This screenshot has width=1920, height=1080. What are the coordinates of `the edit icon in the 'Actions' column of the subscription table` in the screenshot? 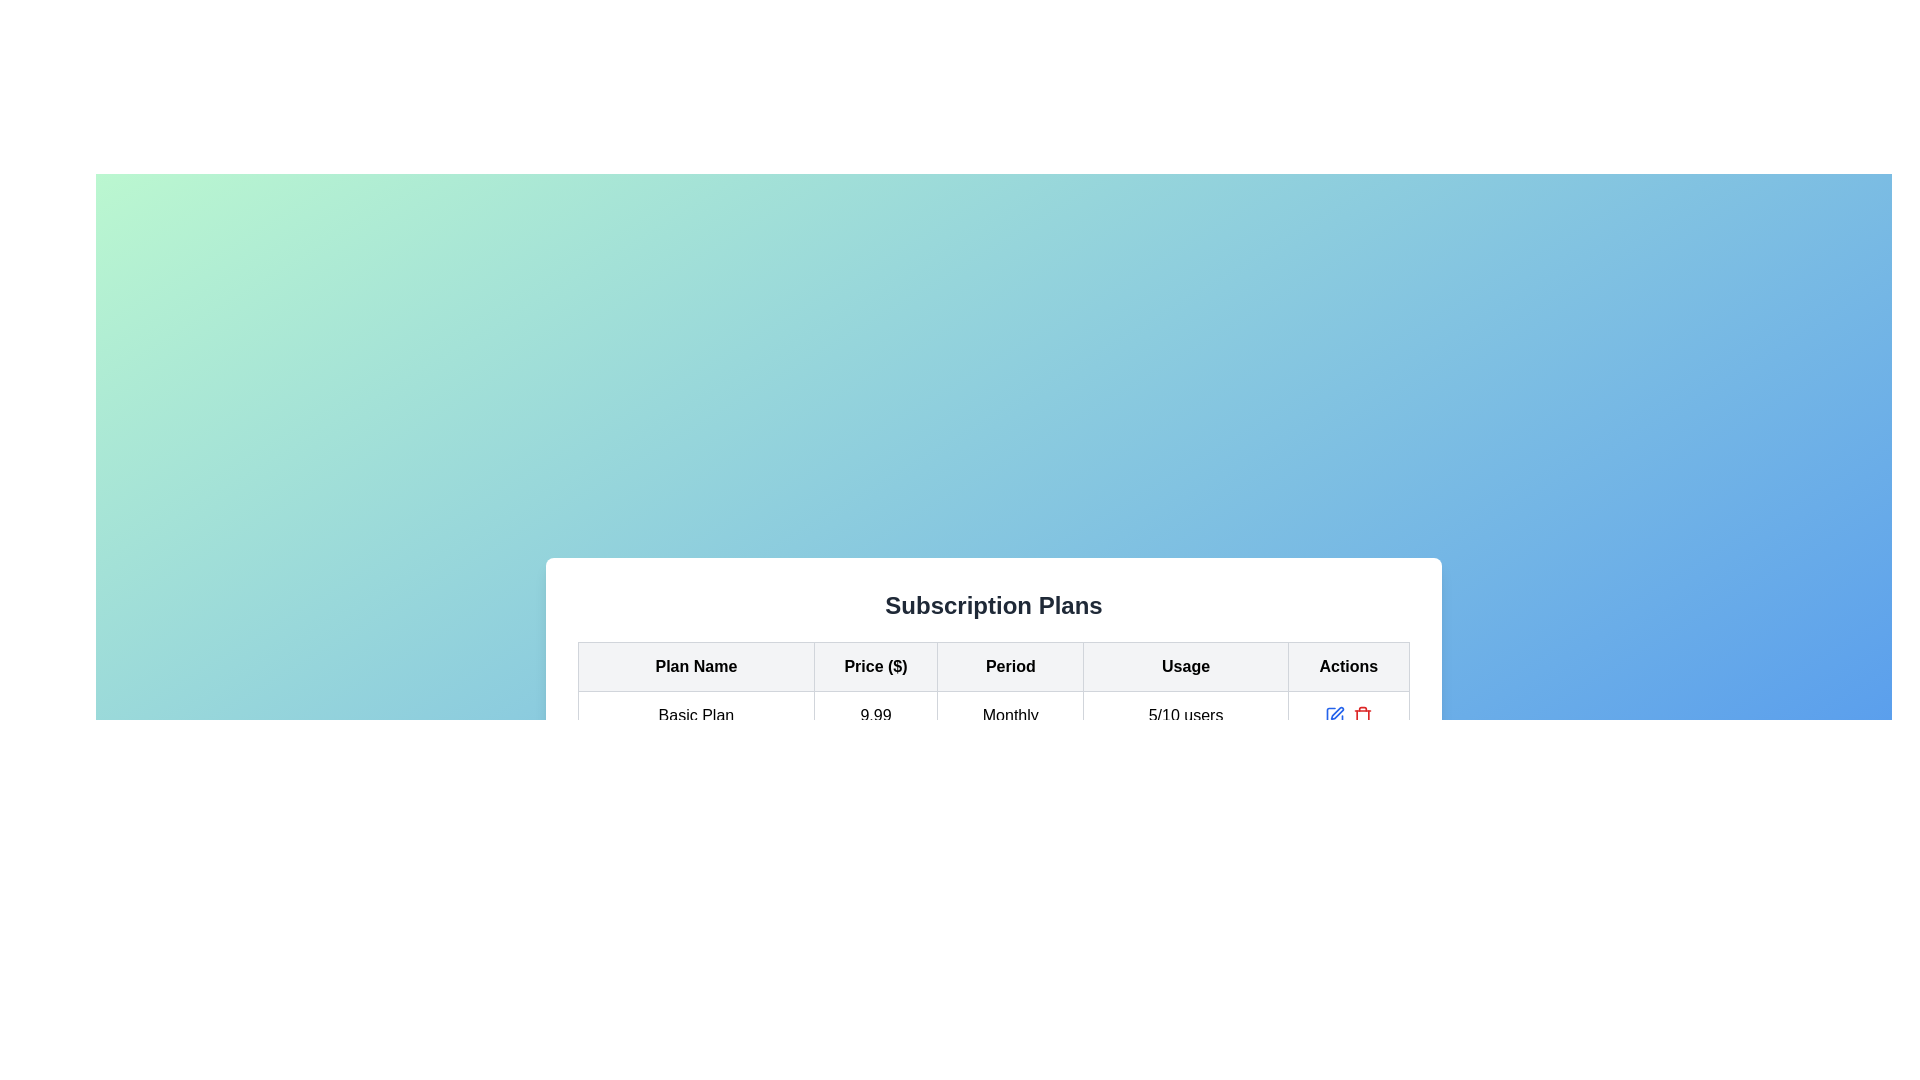 It's located at (1337, 712).